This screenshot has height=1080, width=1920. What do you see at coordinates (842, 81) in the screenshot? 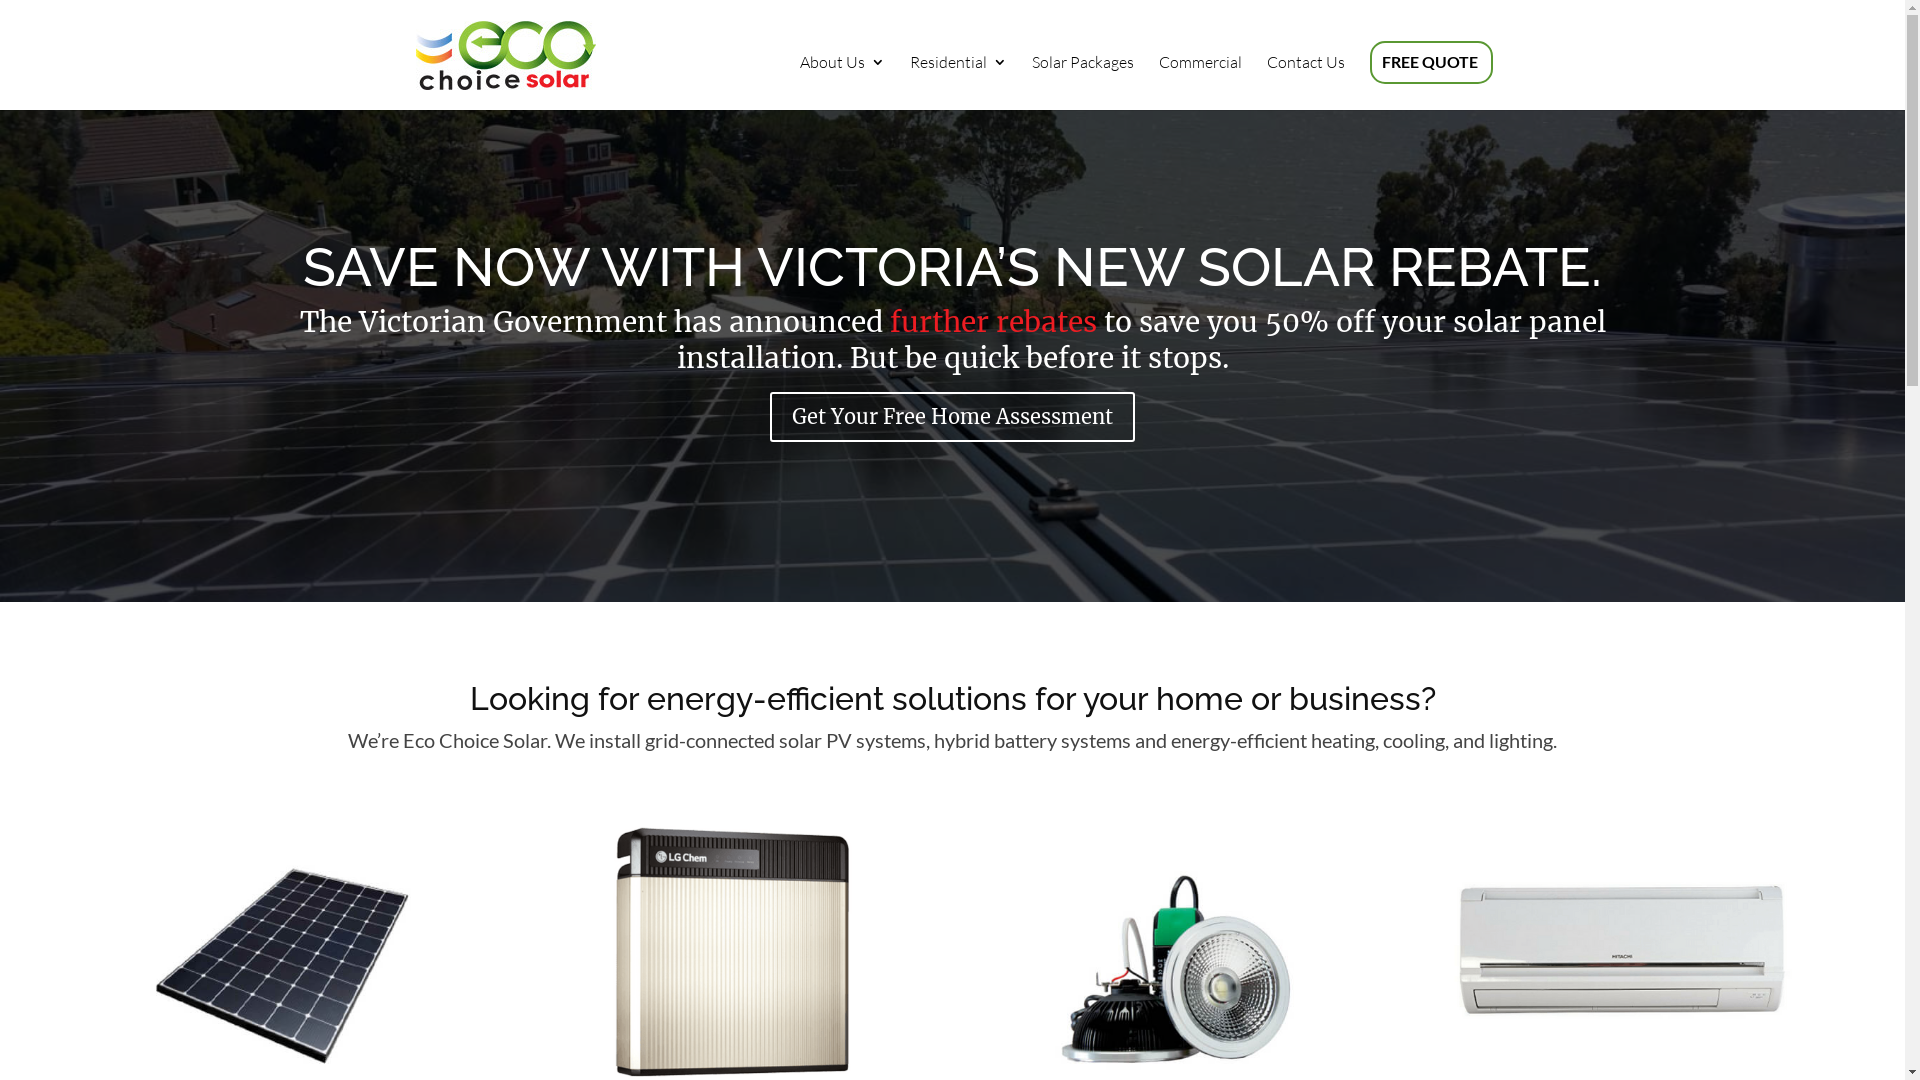
I see `'About Us'` at bounding box center [842, 81].